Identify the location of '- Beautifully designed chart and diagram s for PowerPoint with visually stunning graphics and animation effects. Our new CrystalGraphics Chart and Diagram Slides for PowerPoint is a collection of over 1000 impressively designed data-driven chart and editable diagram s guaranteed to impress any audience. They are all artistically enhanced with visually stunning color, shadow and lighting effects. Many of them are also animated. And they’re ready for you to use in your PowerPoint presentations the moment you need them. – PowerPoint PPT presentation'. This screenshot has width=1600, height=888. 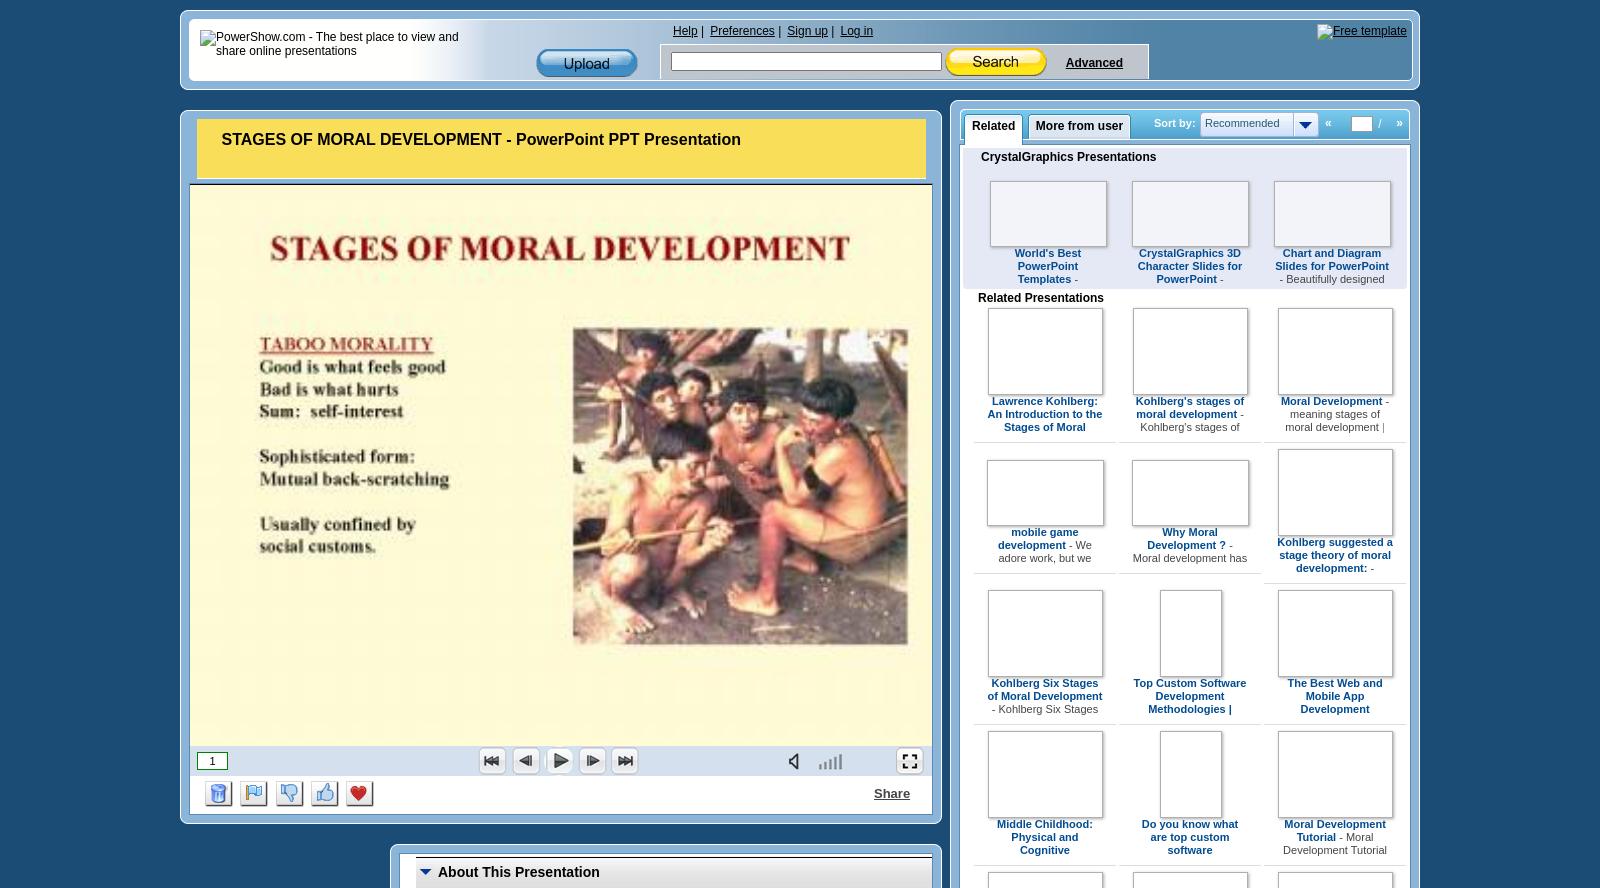
(1330, 447).